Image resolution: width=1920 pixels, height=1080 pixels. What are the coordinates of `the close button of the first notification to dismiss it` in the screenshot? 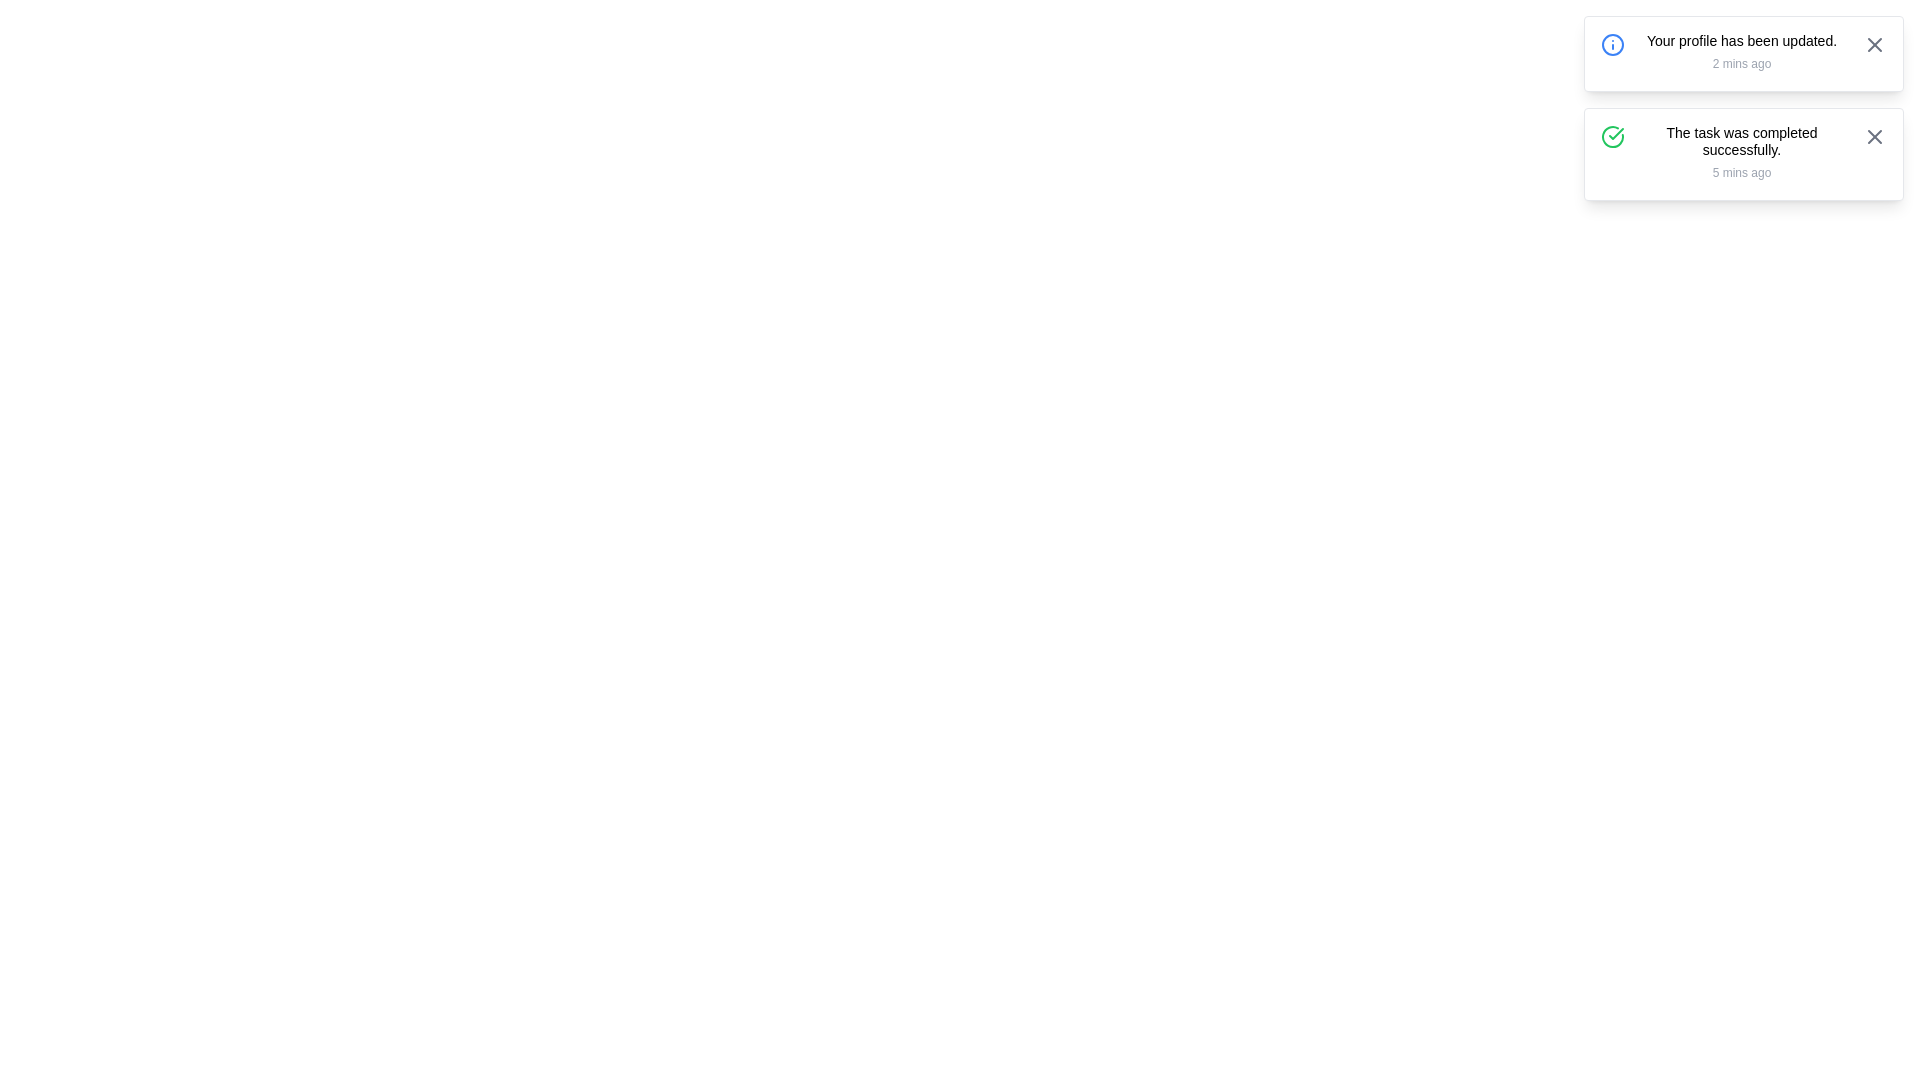 It's located at (1874, 45).